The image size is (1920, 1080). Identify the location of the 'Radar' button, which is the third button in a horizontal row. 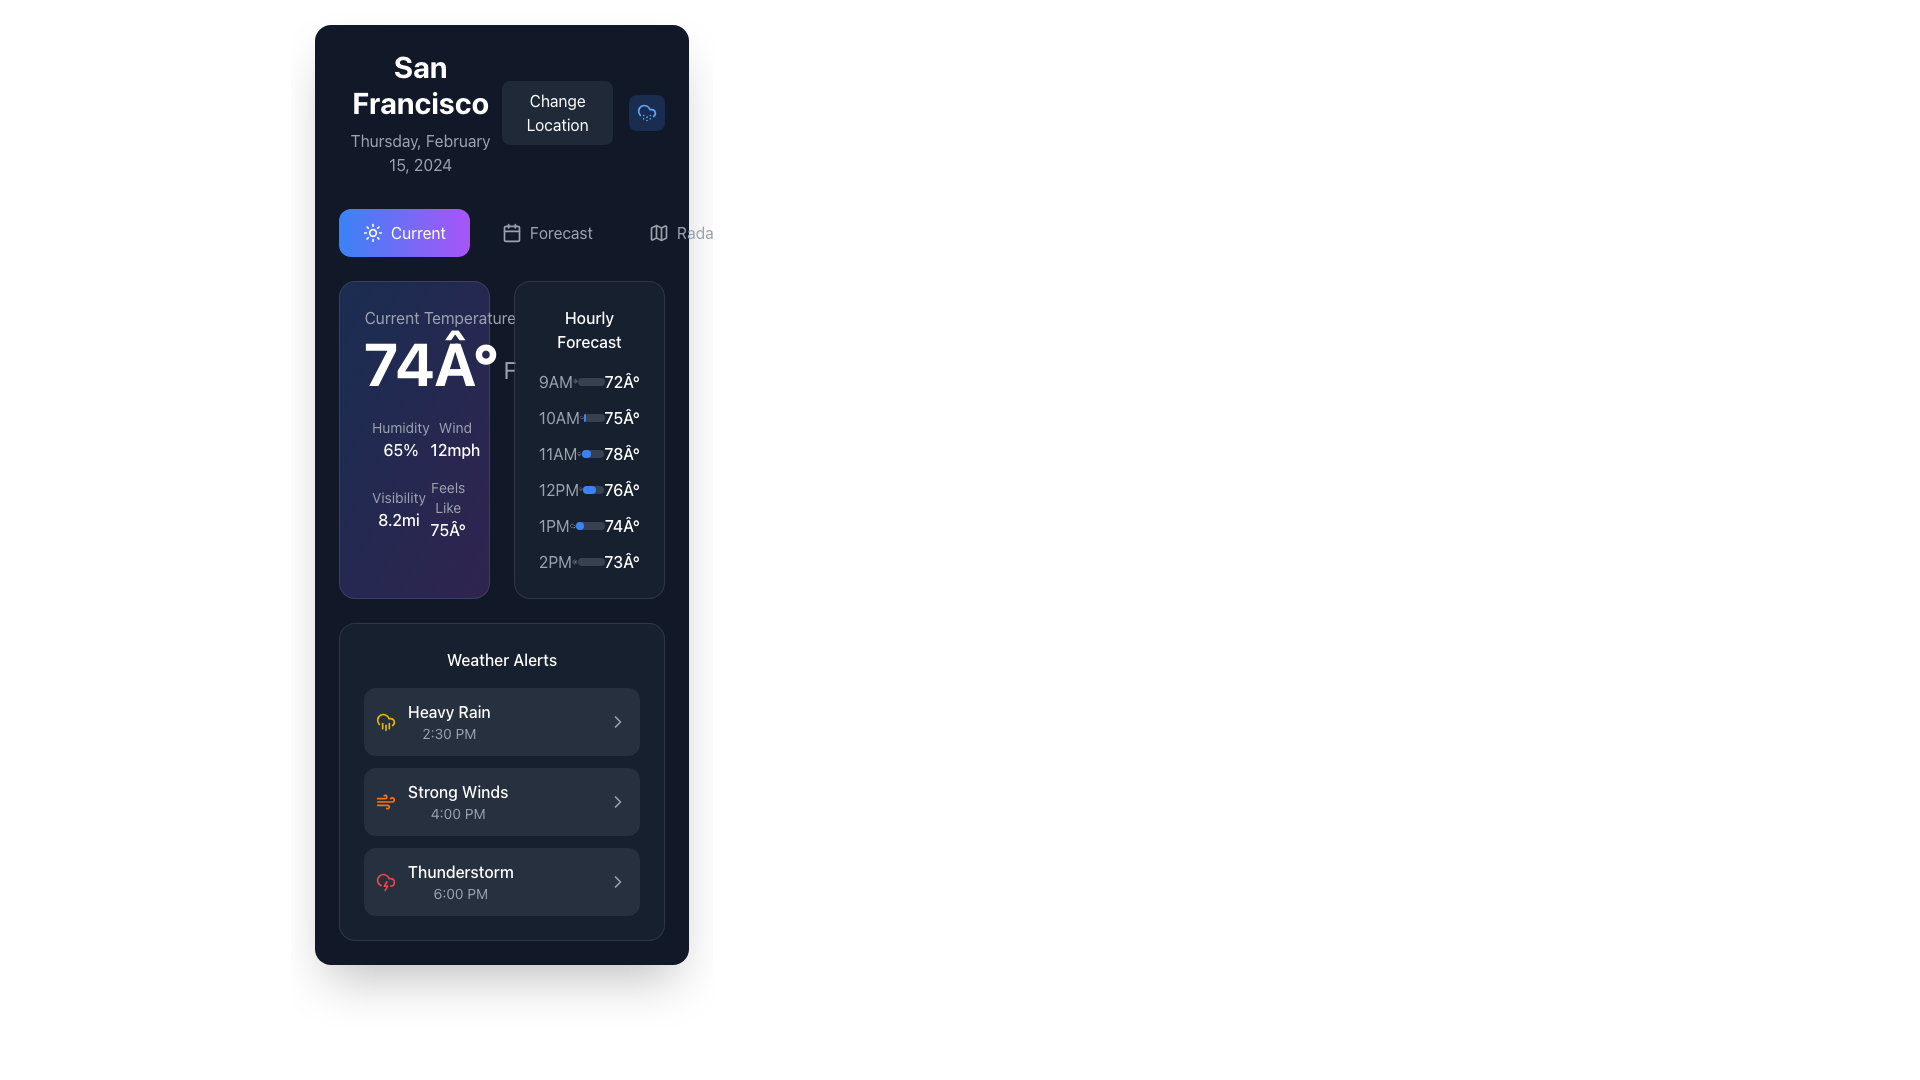
(684, 231).